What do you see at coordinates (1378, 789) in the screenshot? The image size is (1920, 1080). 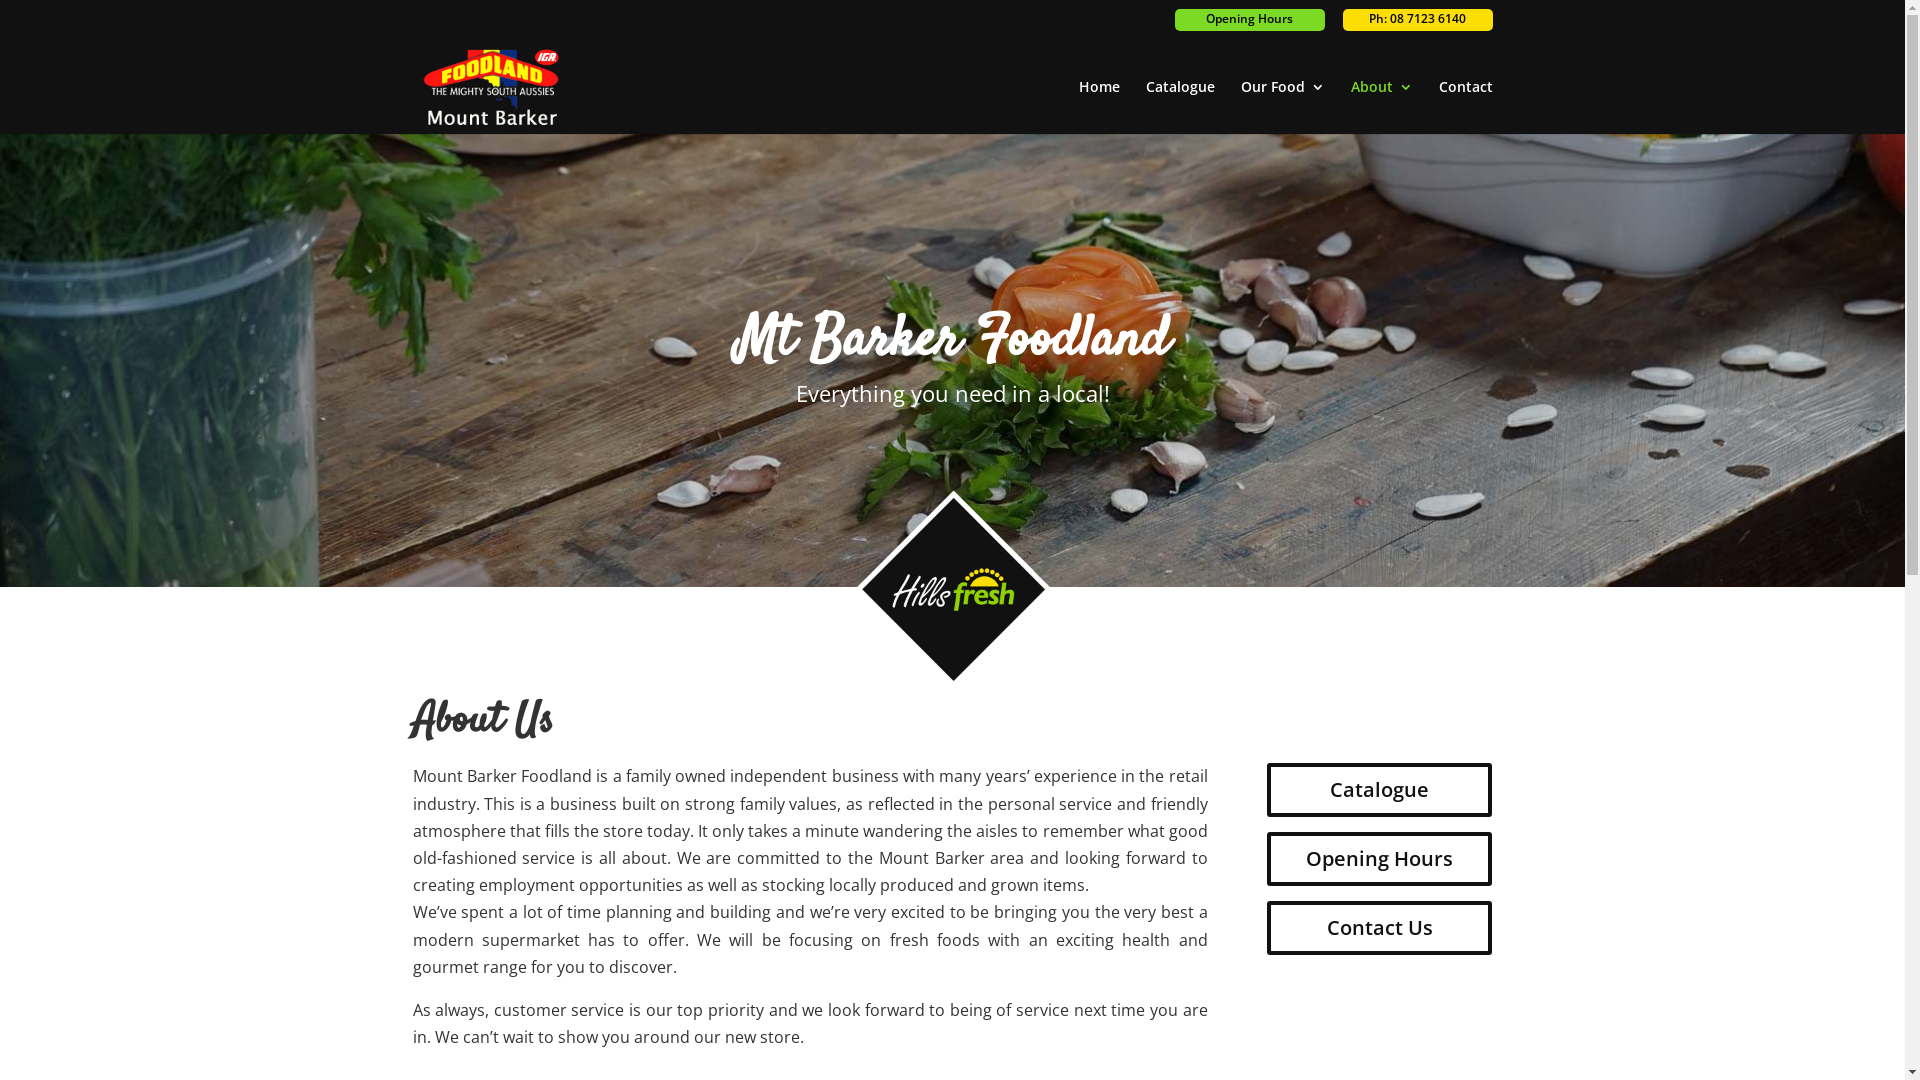 I see `'Catalogue'` at bounding box center [1378, 789].